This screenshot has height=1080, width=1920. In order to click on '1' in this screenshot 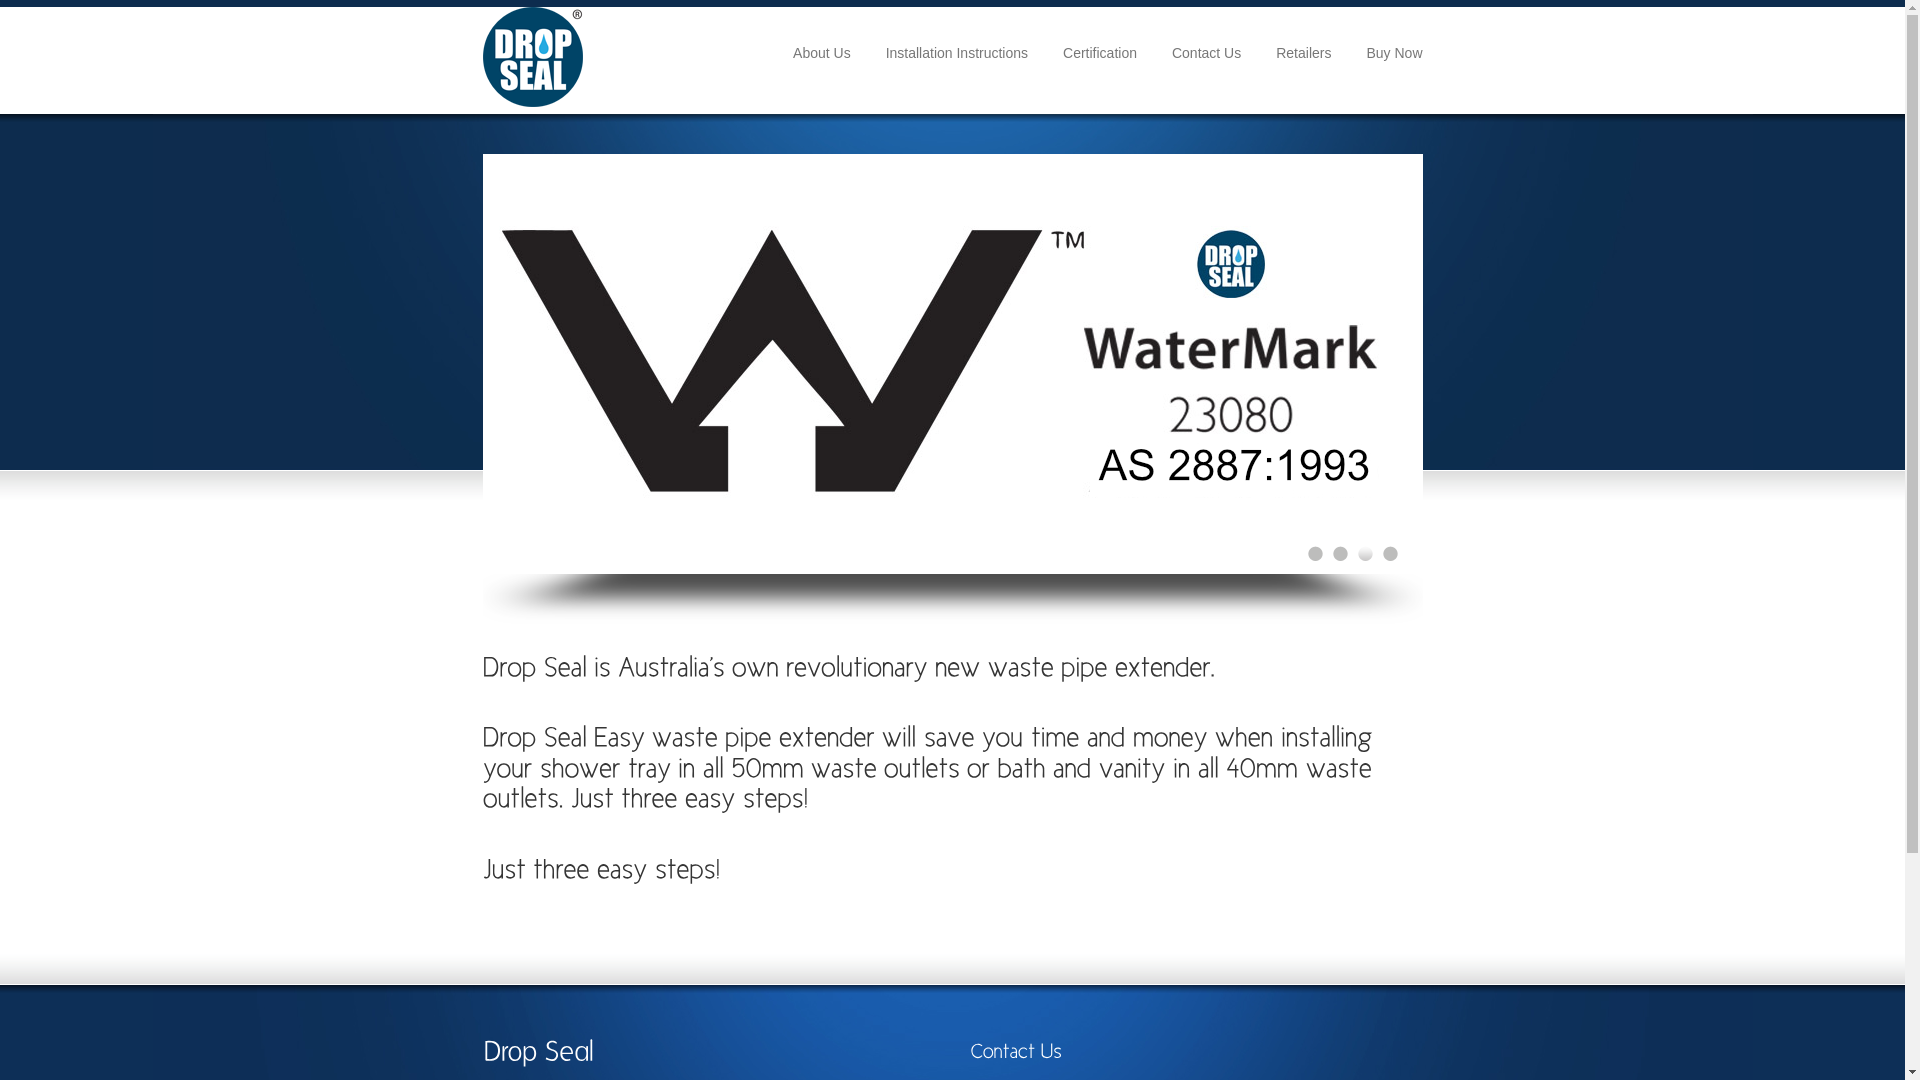, I will do `click(1315, 553)`.